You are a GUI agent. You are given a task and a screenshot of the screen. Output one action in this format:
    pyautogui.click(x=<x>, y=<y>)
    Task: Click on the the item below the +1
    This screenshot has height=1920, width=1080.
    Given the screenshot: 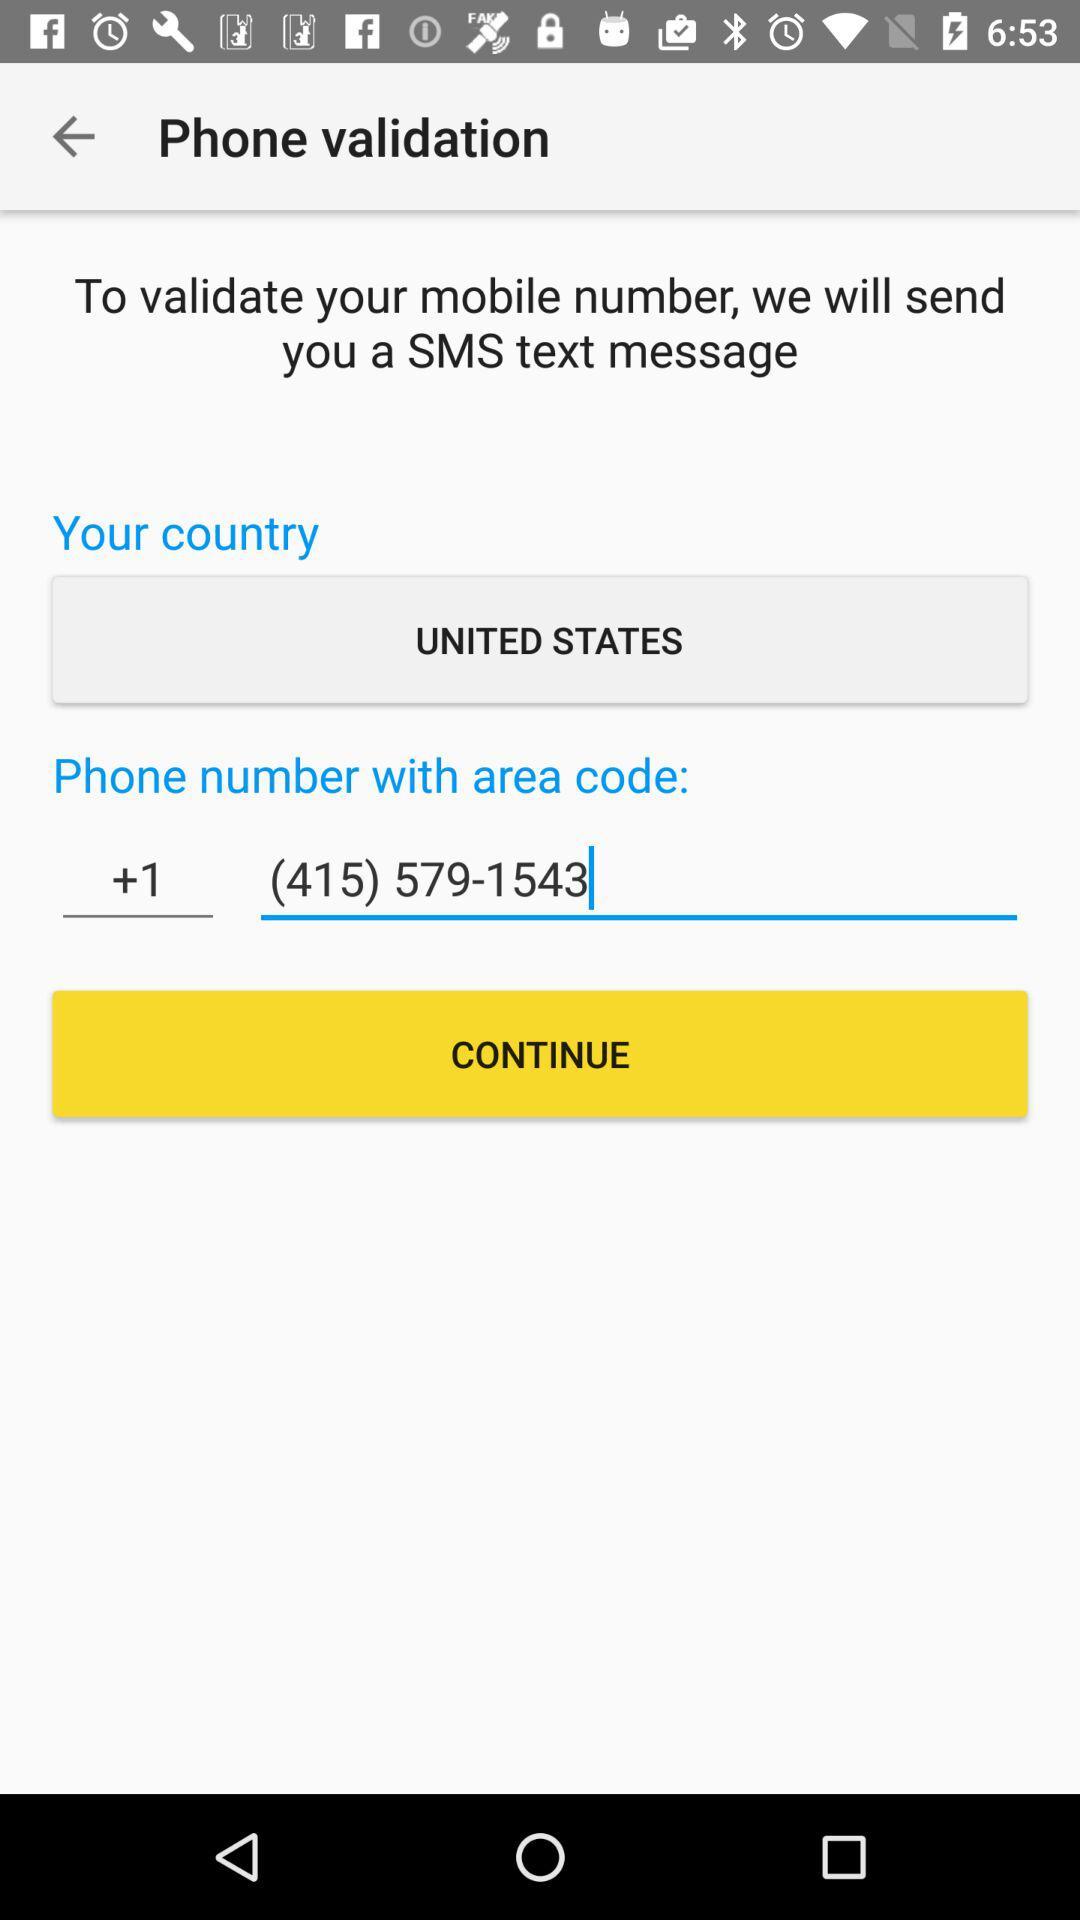 What is the action you would take?
    pyautogui.click(x=540, y=1052)
    